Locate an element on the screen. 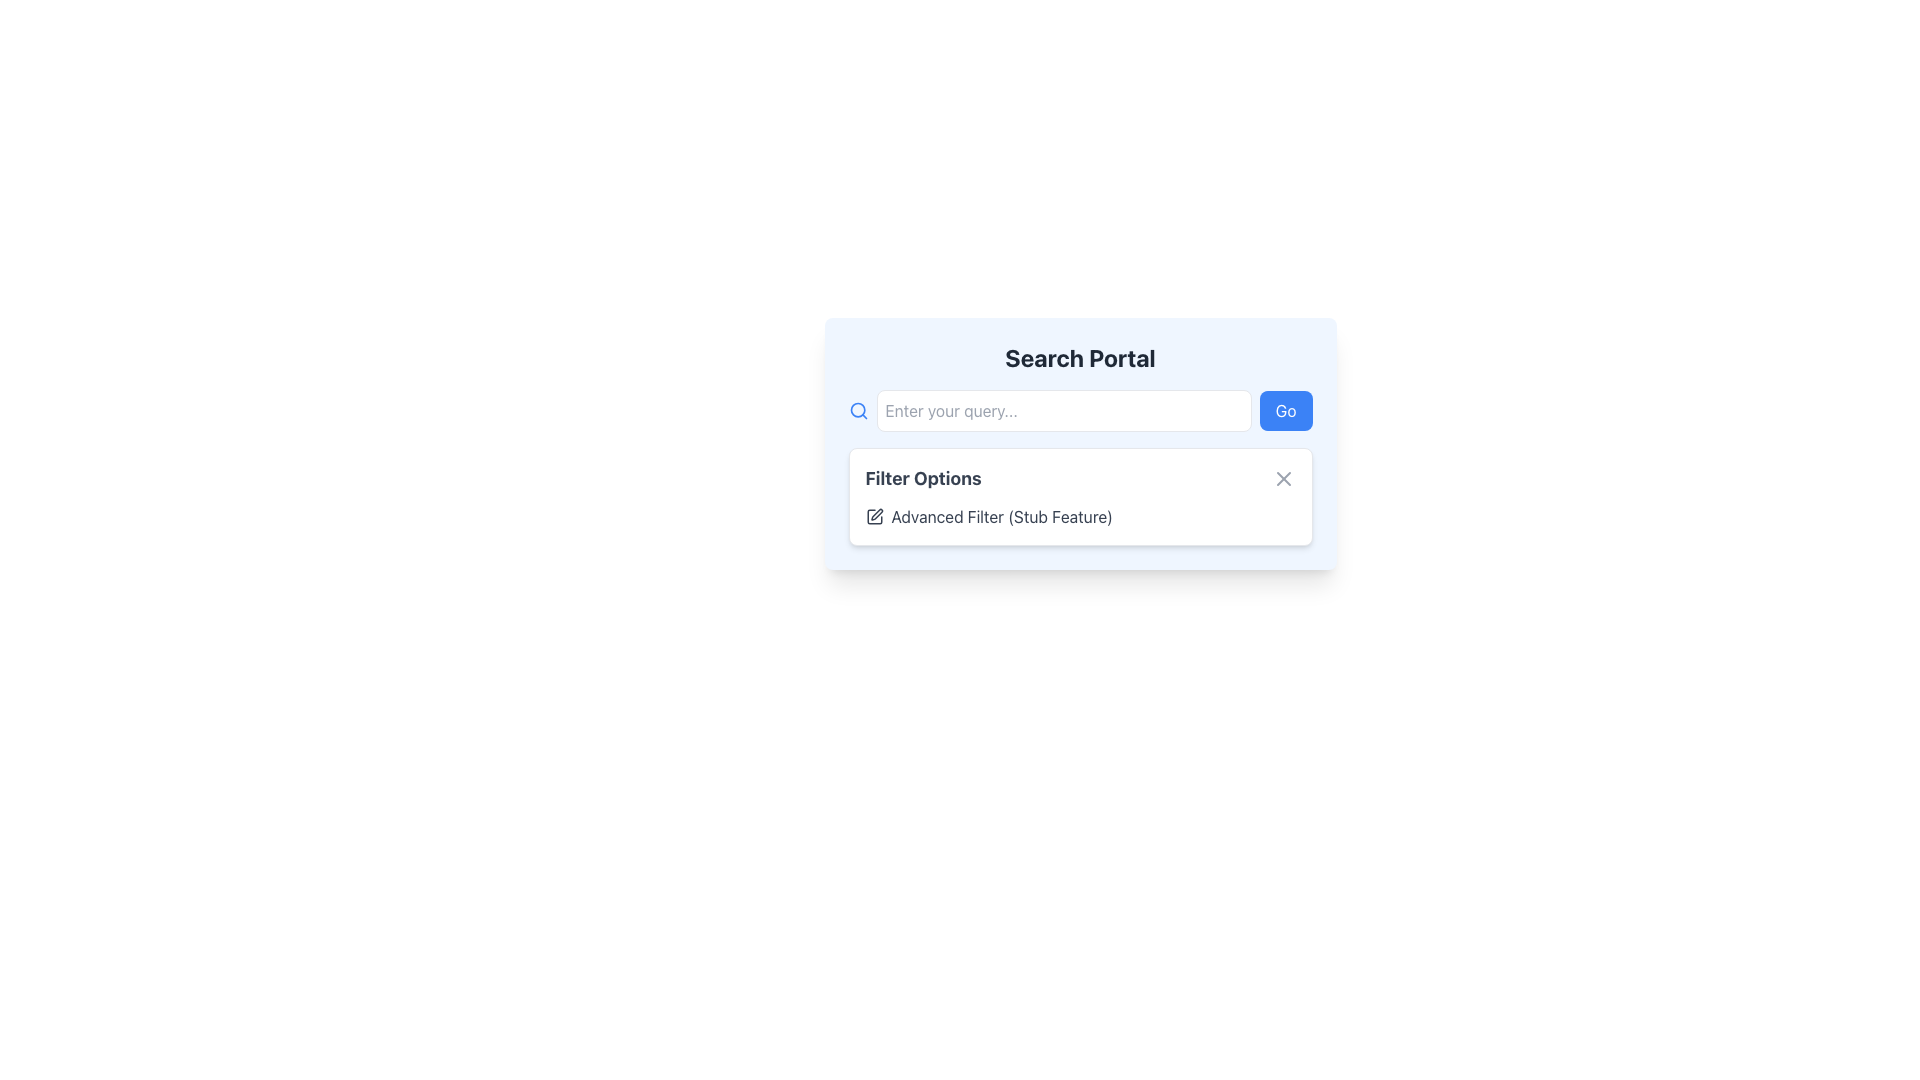 Image resolution: width=1920 pixels, height=1080 pixels. the search button is located at coordinates (1286, 410).